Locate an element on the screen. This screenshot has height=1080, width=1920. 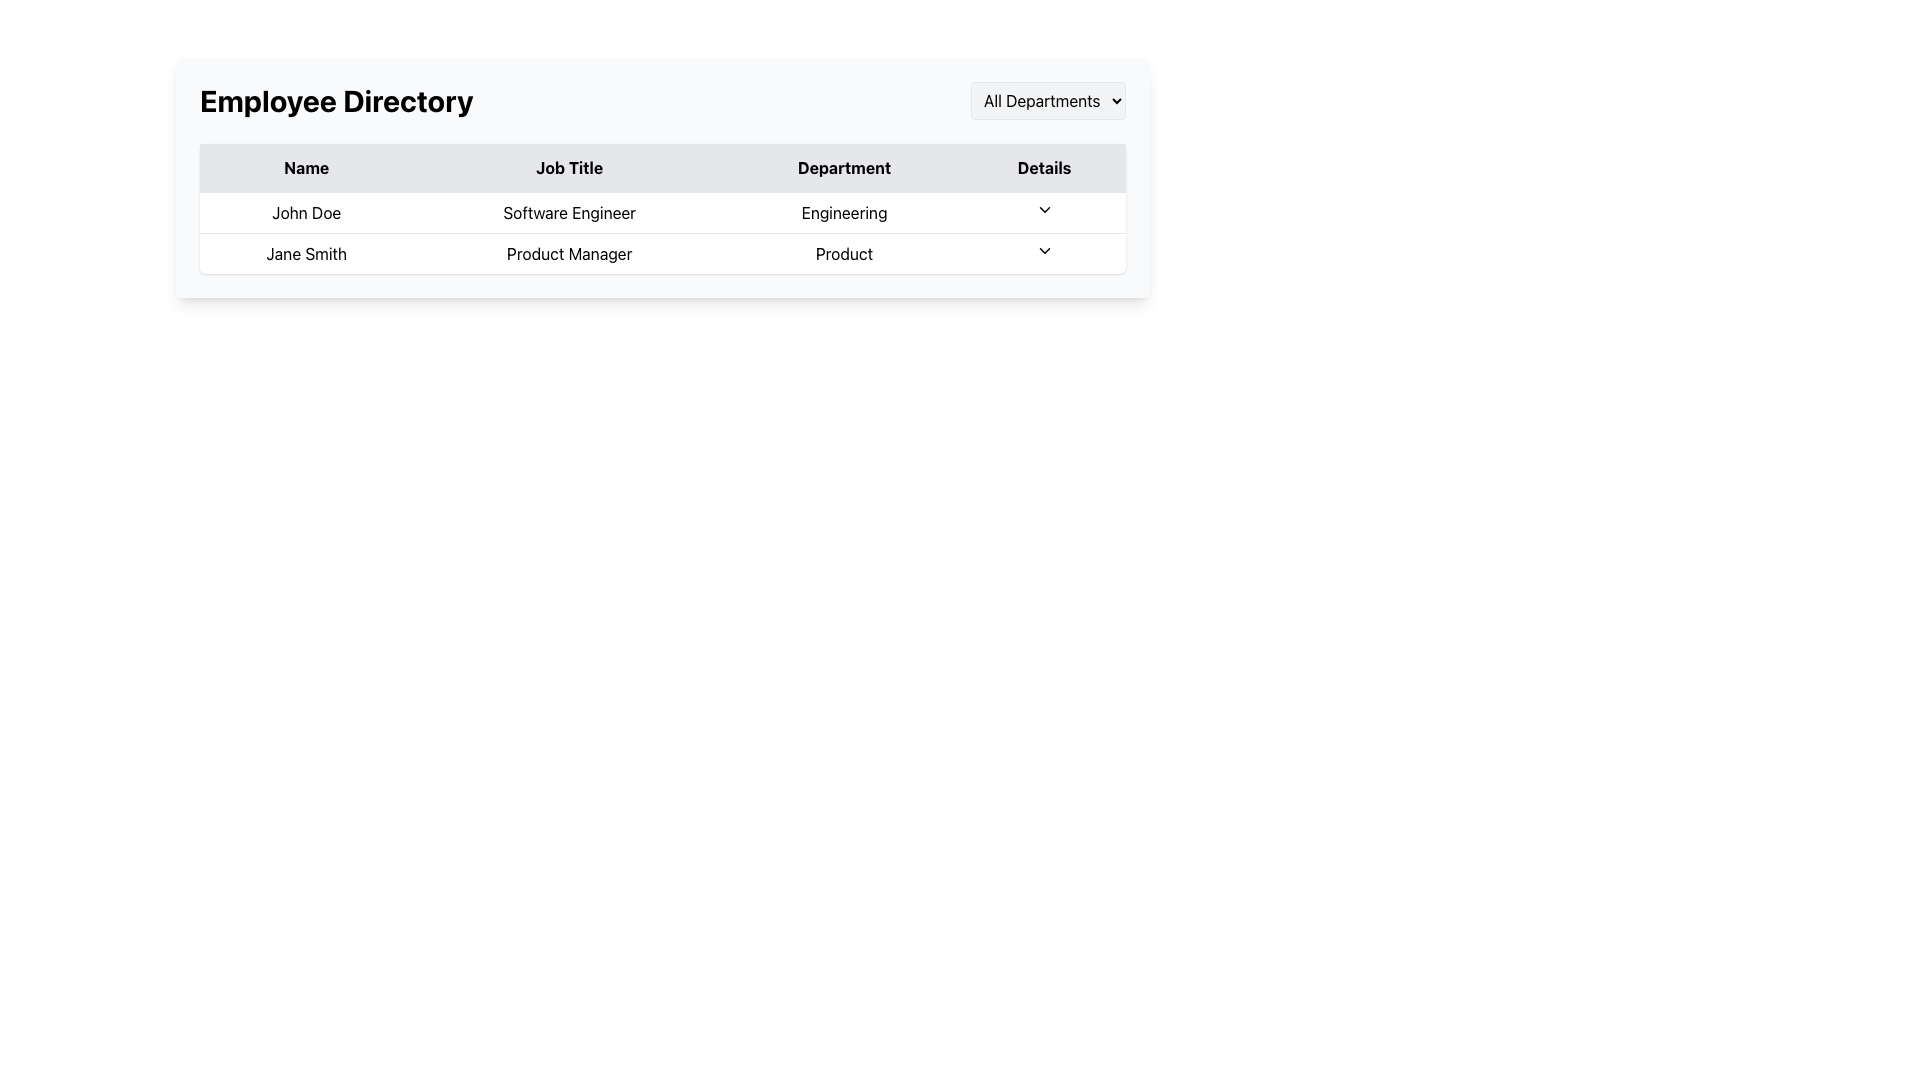
the 'Name' column header in the table, which is the first header displaying the word 'Name' in bold on a light gray background is located at coordinates (305, 167).